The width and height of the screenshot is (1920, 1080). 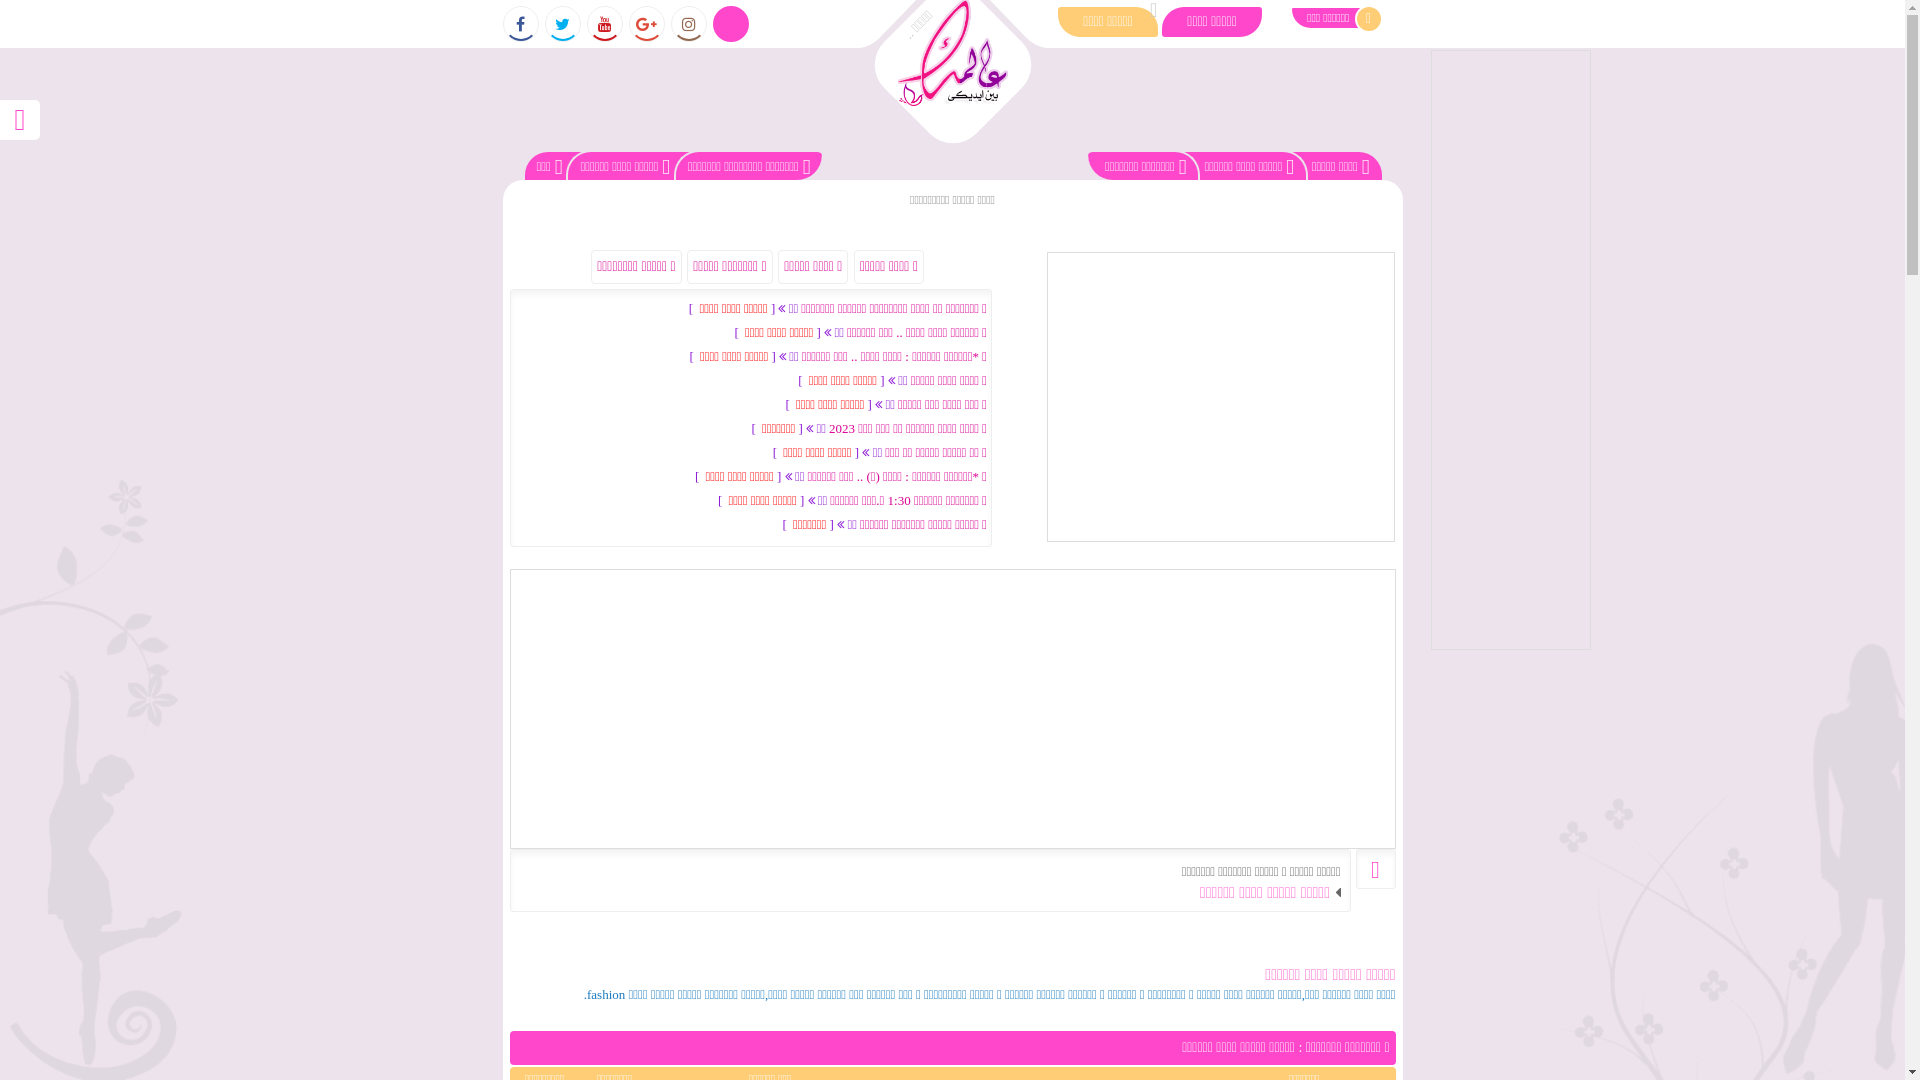 What do you see at coordinates (1429, 349) in the screenshot?
I see `'Advertisement'` at bounding box center [1429, 349].